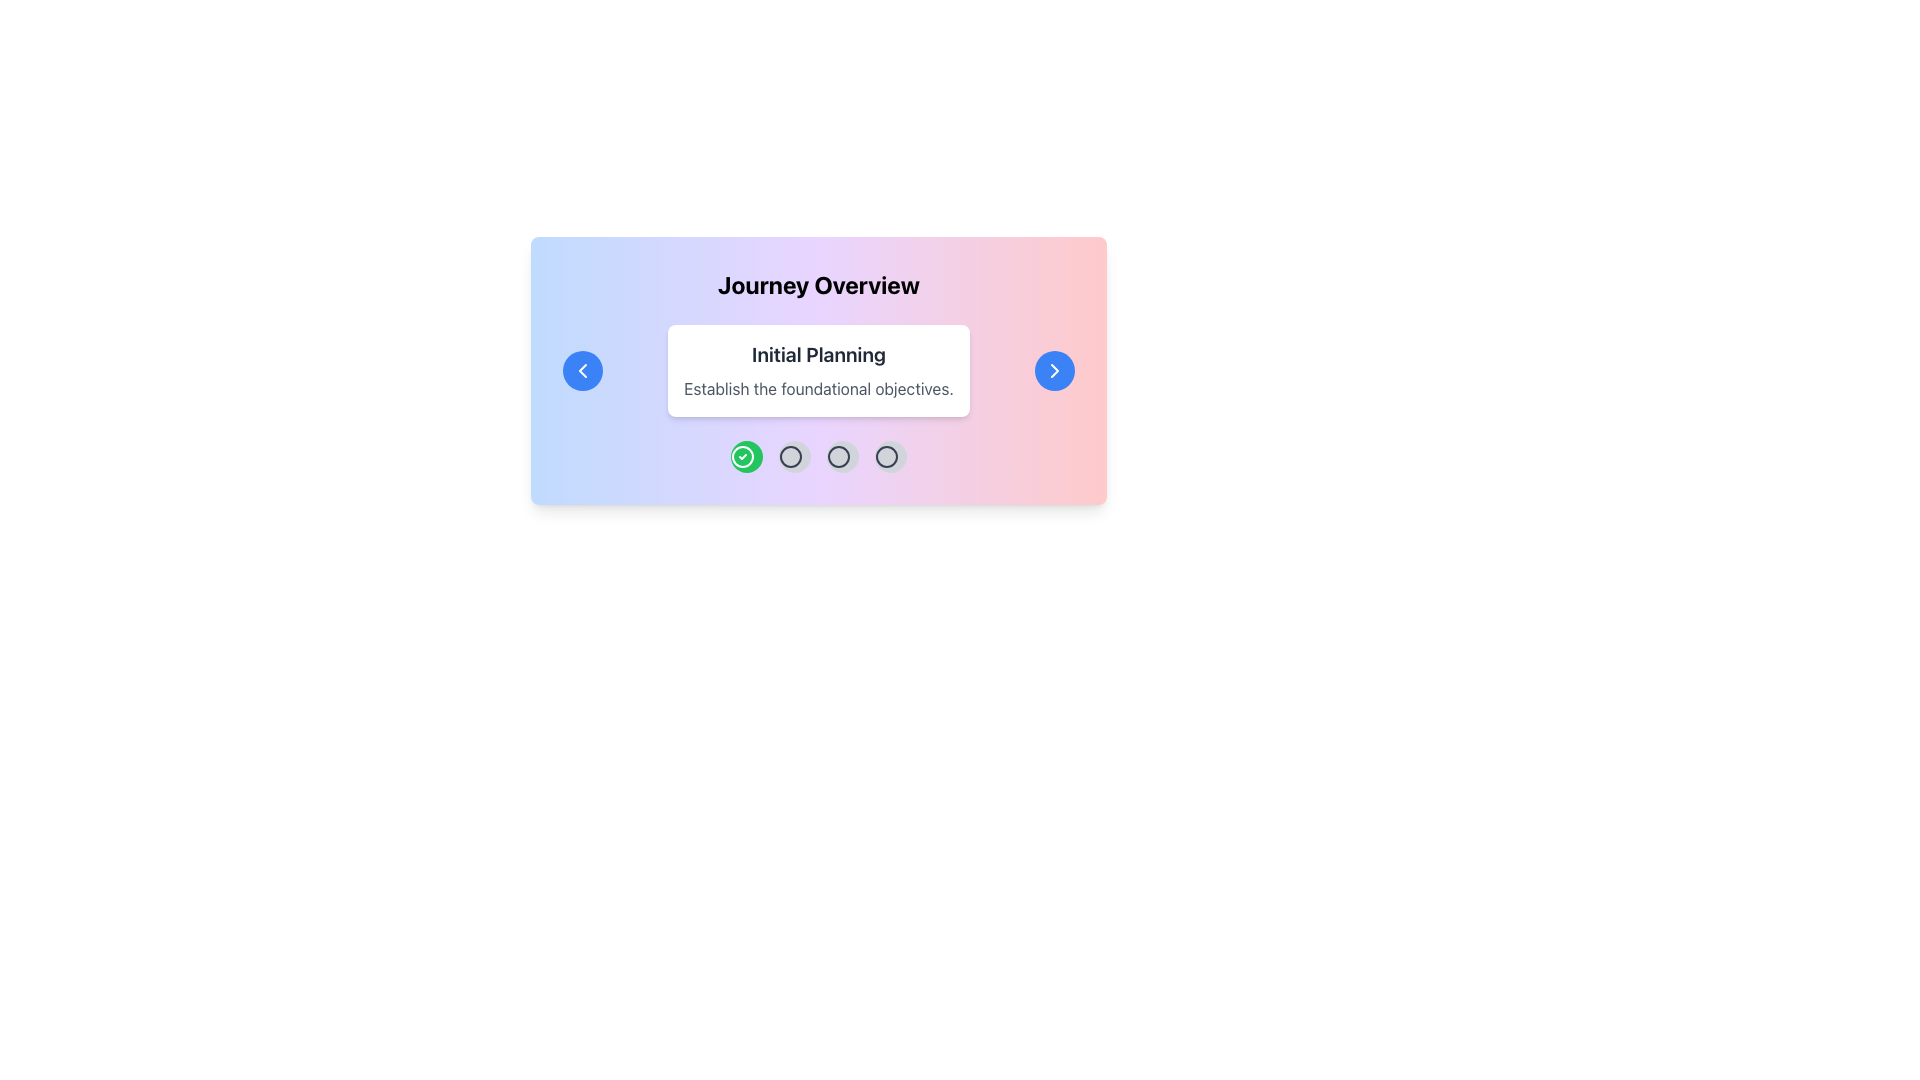  Describe the element at coordinates (581, 370) in the screenshot. I see `the Chevron Icon located on the left side of the modal within a blue circular button` at that location.